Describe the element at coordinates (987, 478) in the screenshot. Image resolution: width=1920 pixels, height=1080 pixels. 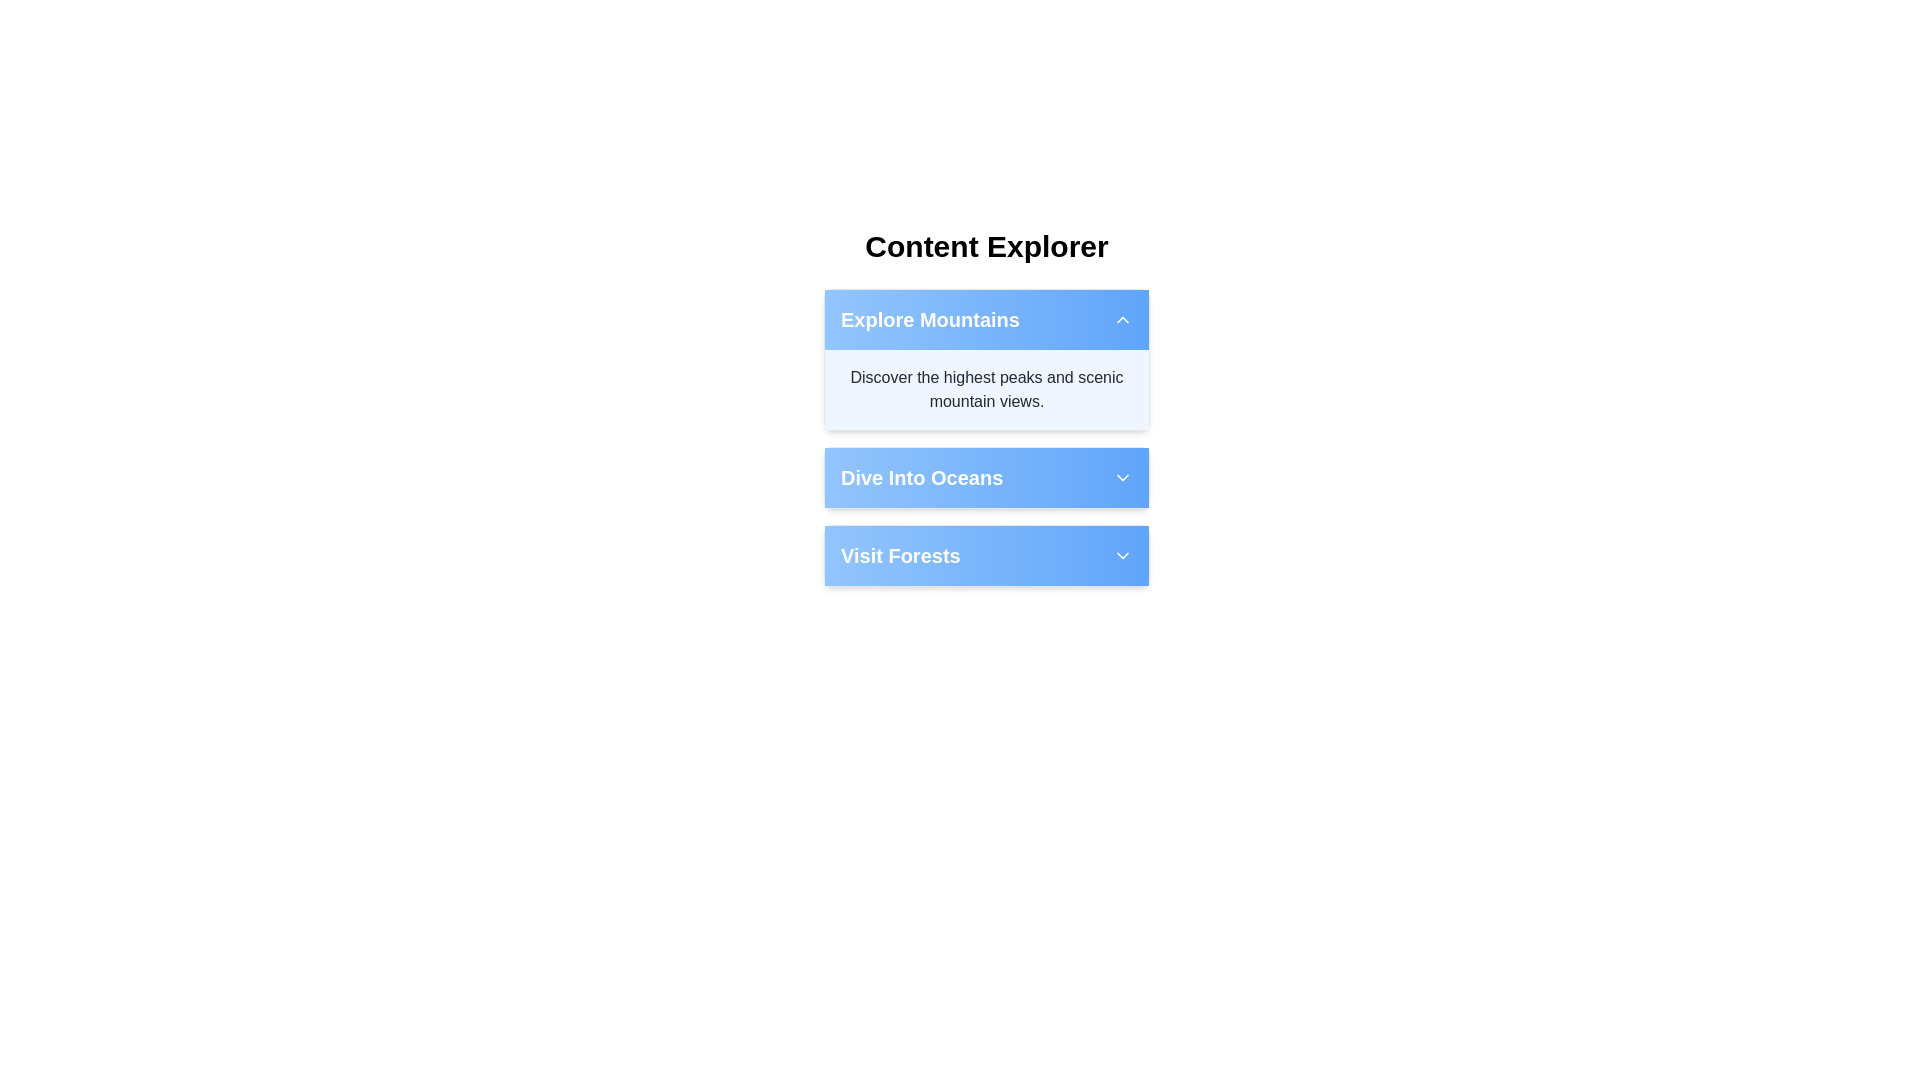
I see `the middle card in the 'Content Explorer' section` at that location.